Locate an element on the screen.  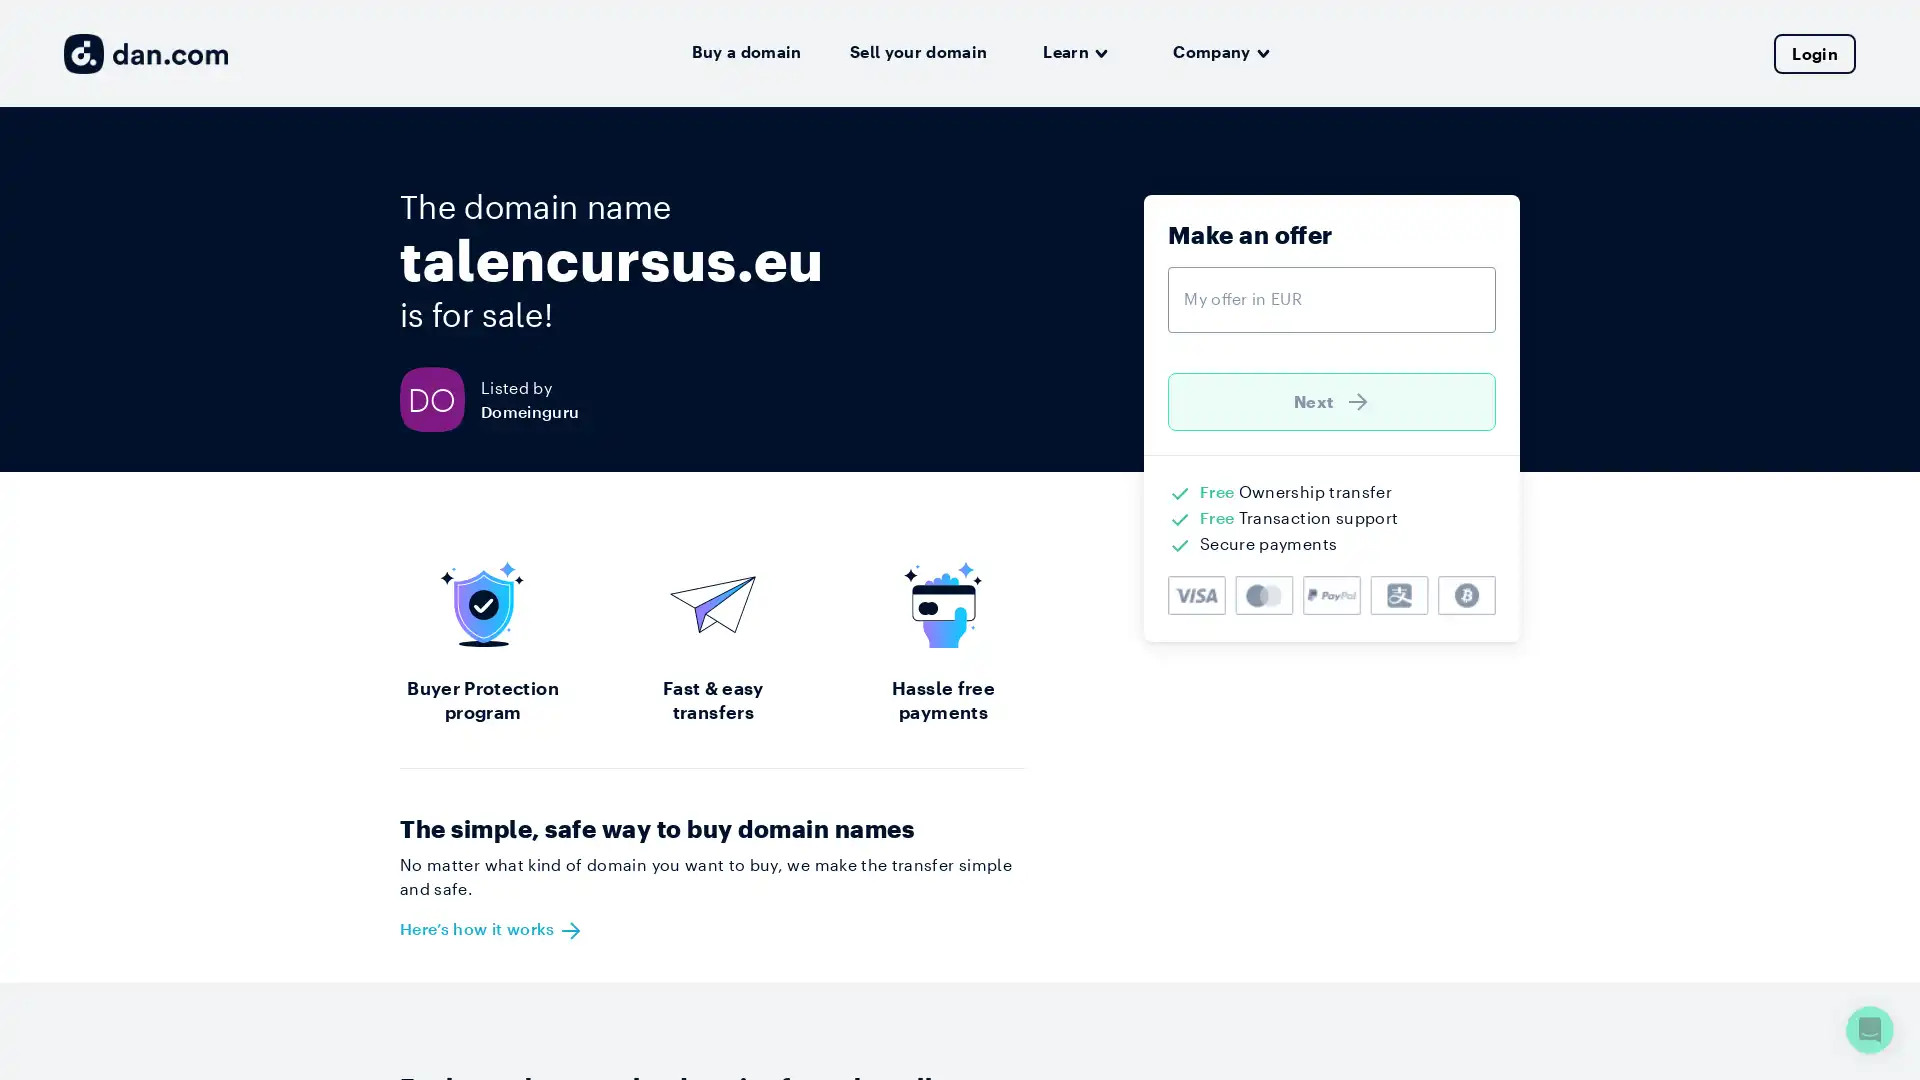
Company is located at coordinates (1220, 52).